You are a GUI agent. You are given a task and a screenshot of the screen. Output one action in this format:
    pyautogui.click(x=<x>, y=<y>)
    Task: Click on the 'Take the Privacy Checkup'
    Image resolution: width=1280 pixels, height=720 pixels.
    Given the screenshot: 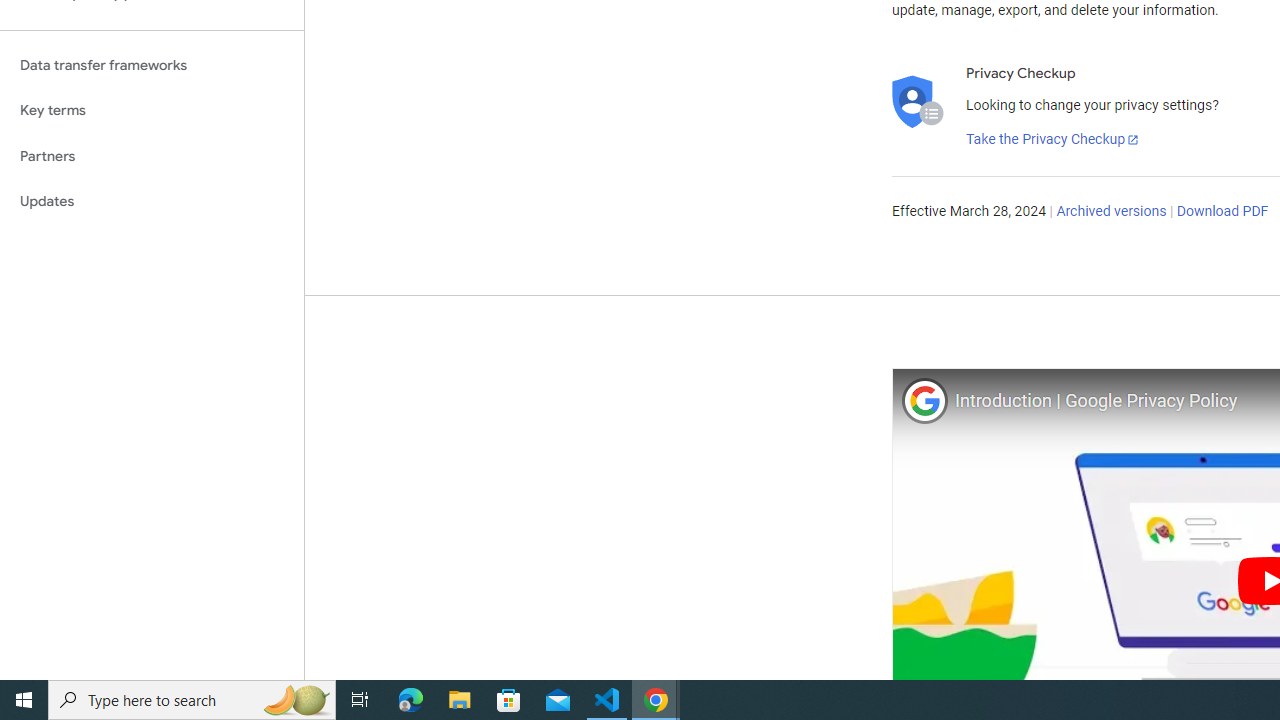 What is the action you would take?
    pyautogui.click(x=1052, y=139)
    